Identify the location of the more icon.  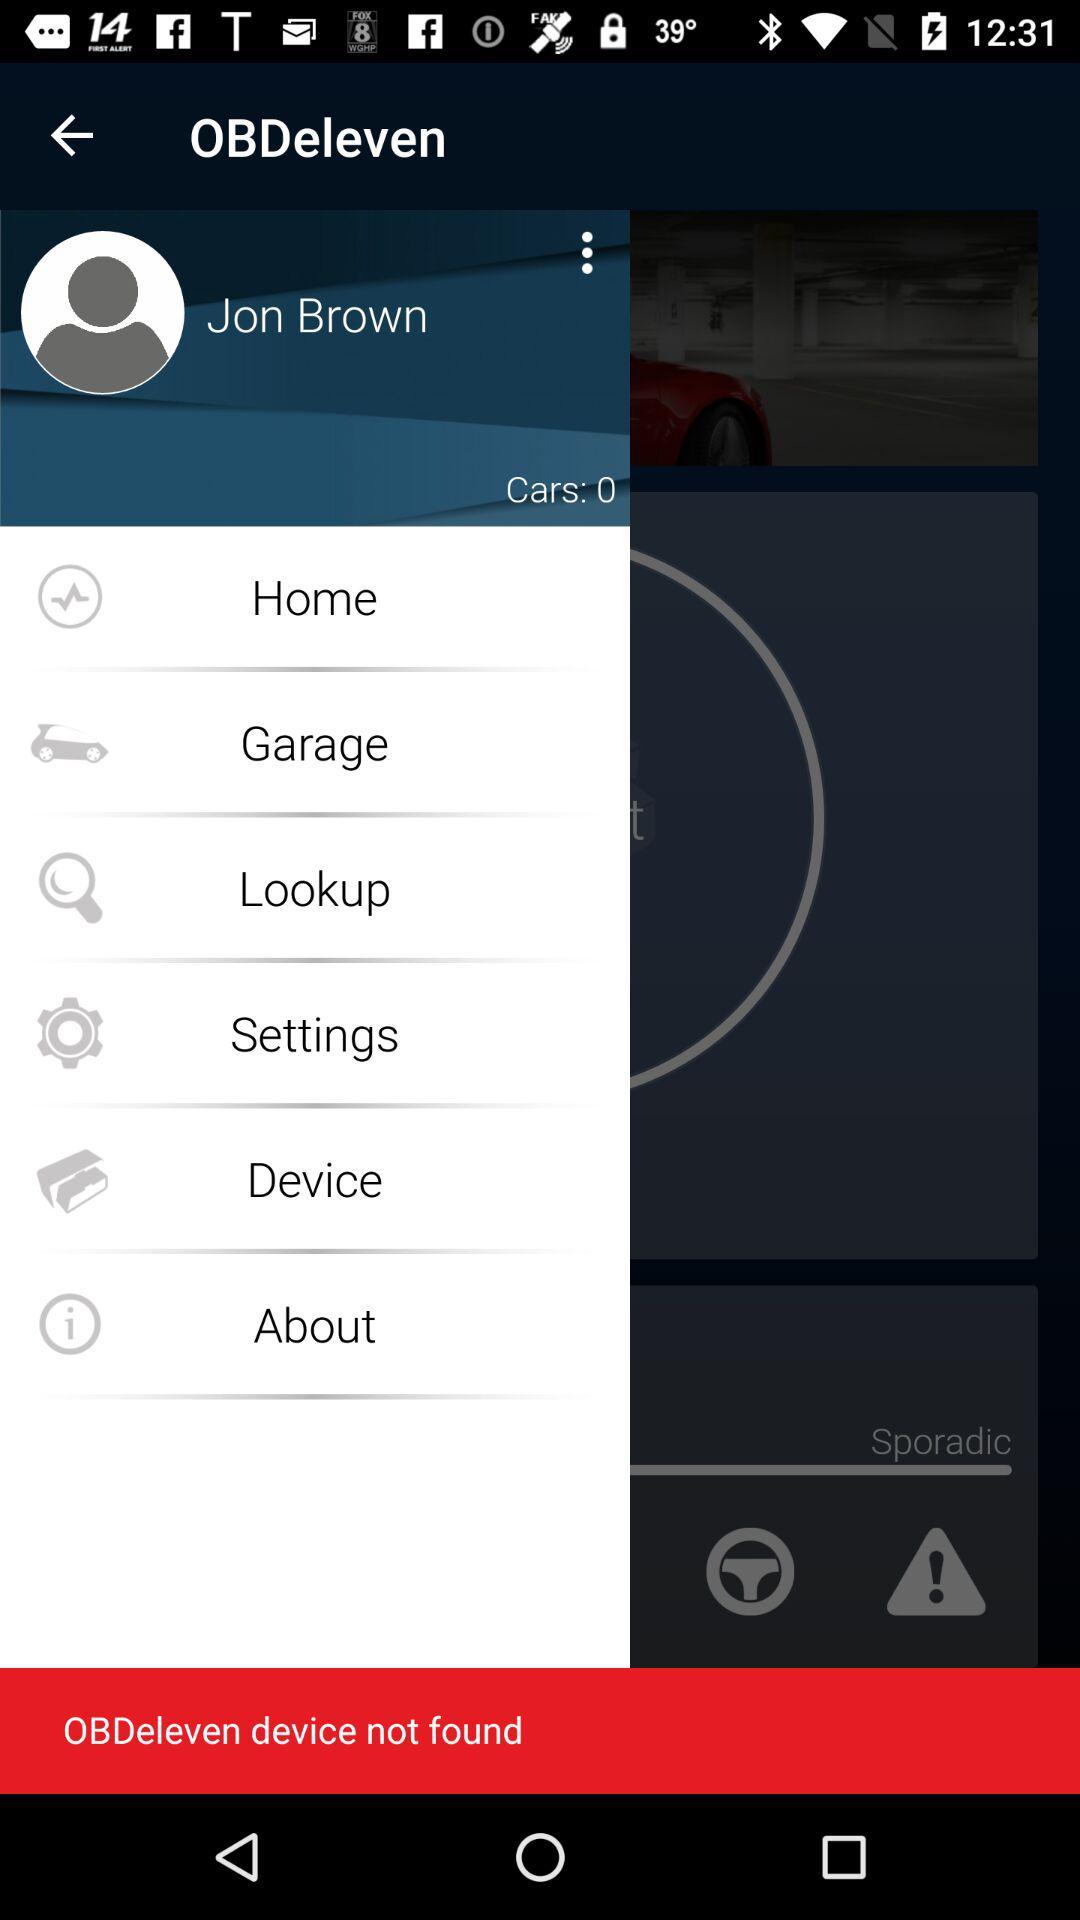
(586, 251).